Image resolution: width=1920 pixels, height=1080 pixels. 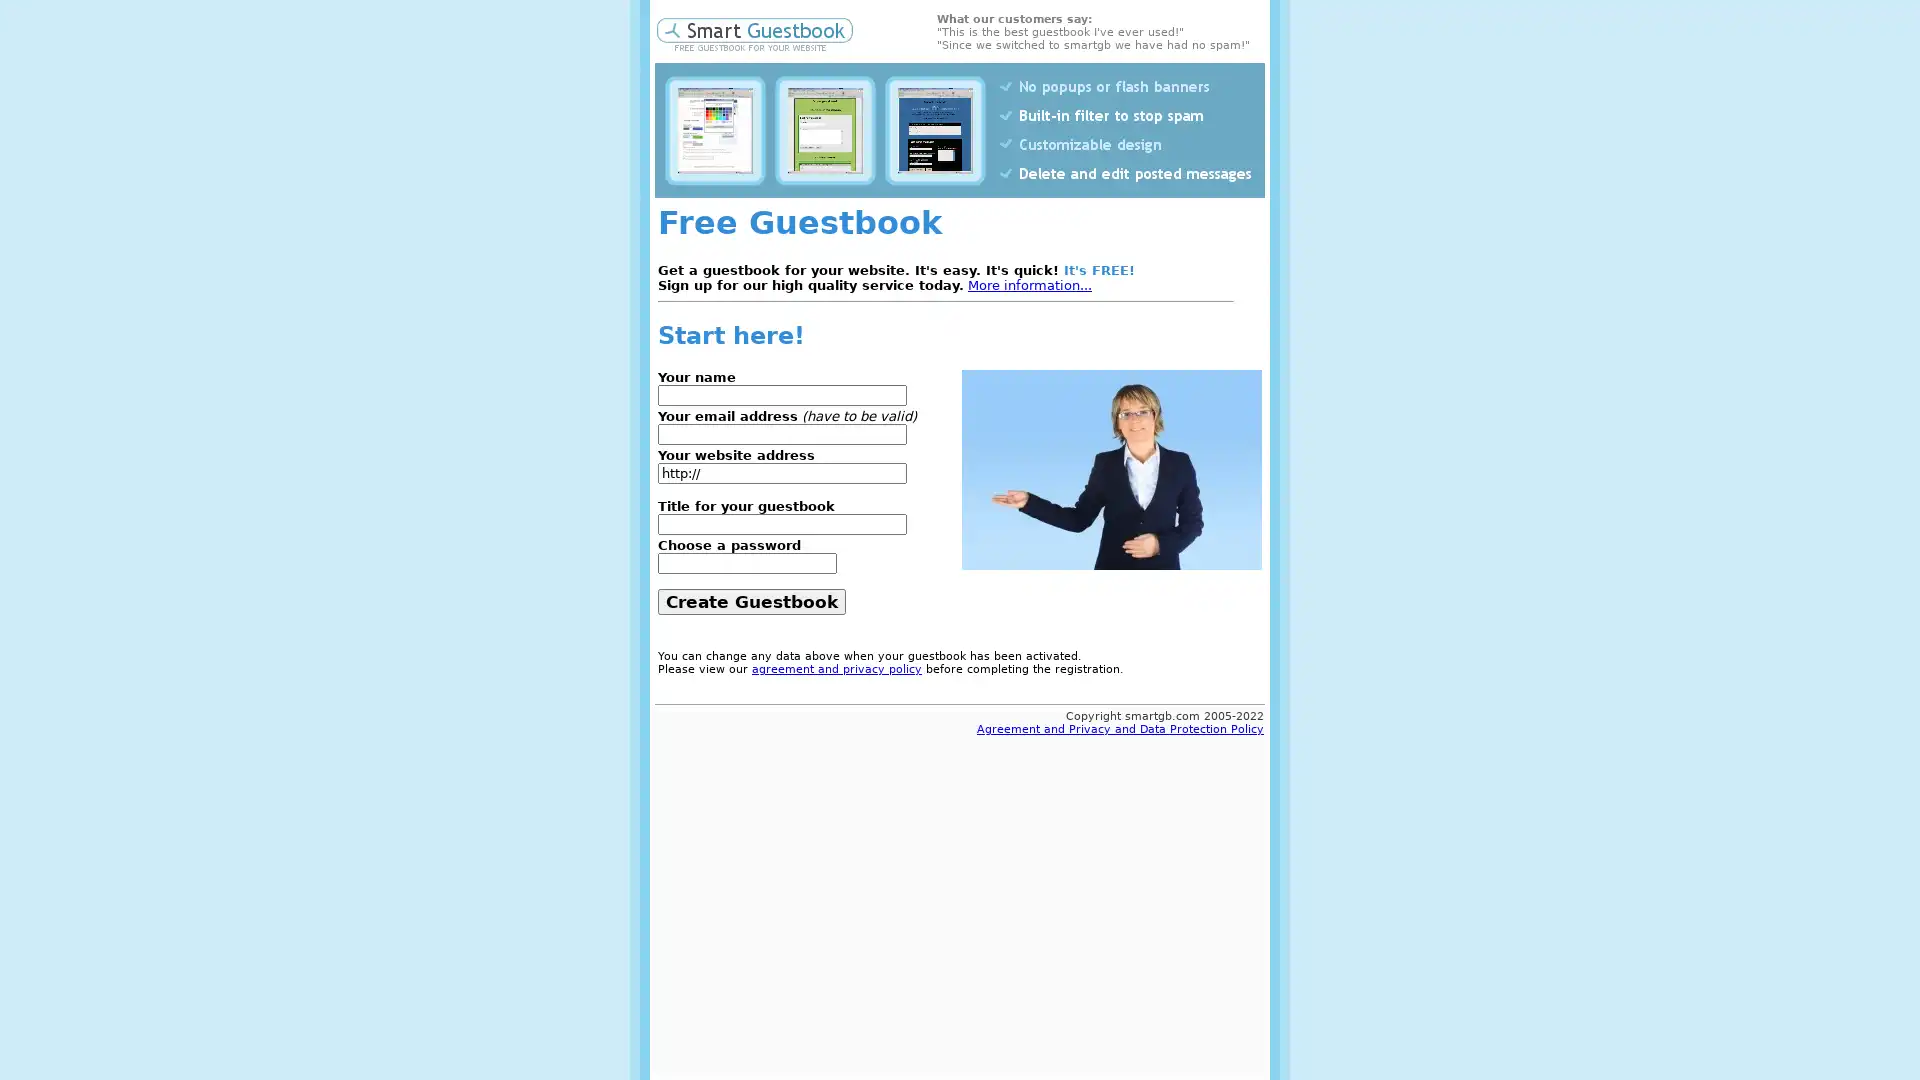 What do you see at coordinates (751, 600) in the screenshot?
I see `Create Guestbook` at bounding box center [751, 600].